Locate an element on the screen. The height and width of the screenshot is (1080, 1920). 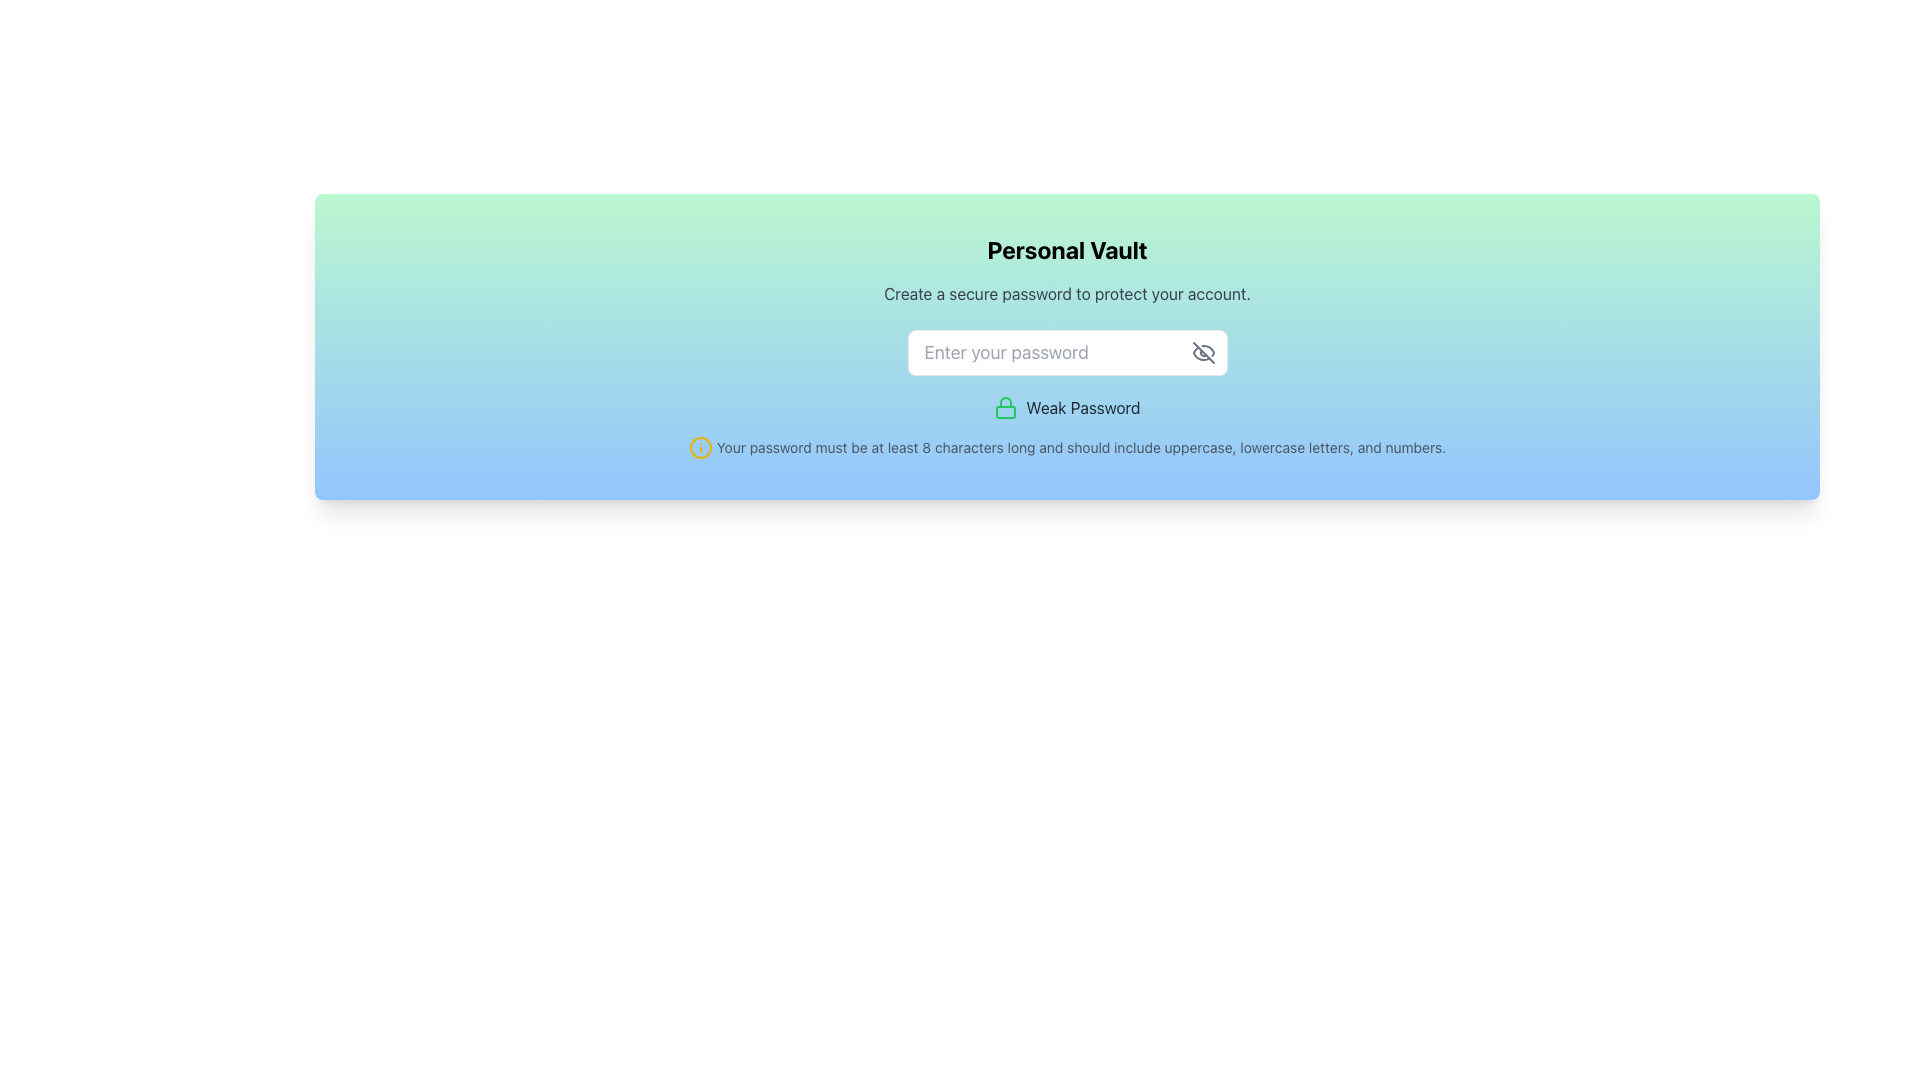
the SVG Circle icon that indicates supplementary information related to password rules to observe its tooltip if one appears is located at coordinates (700, 446).